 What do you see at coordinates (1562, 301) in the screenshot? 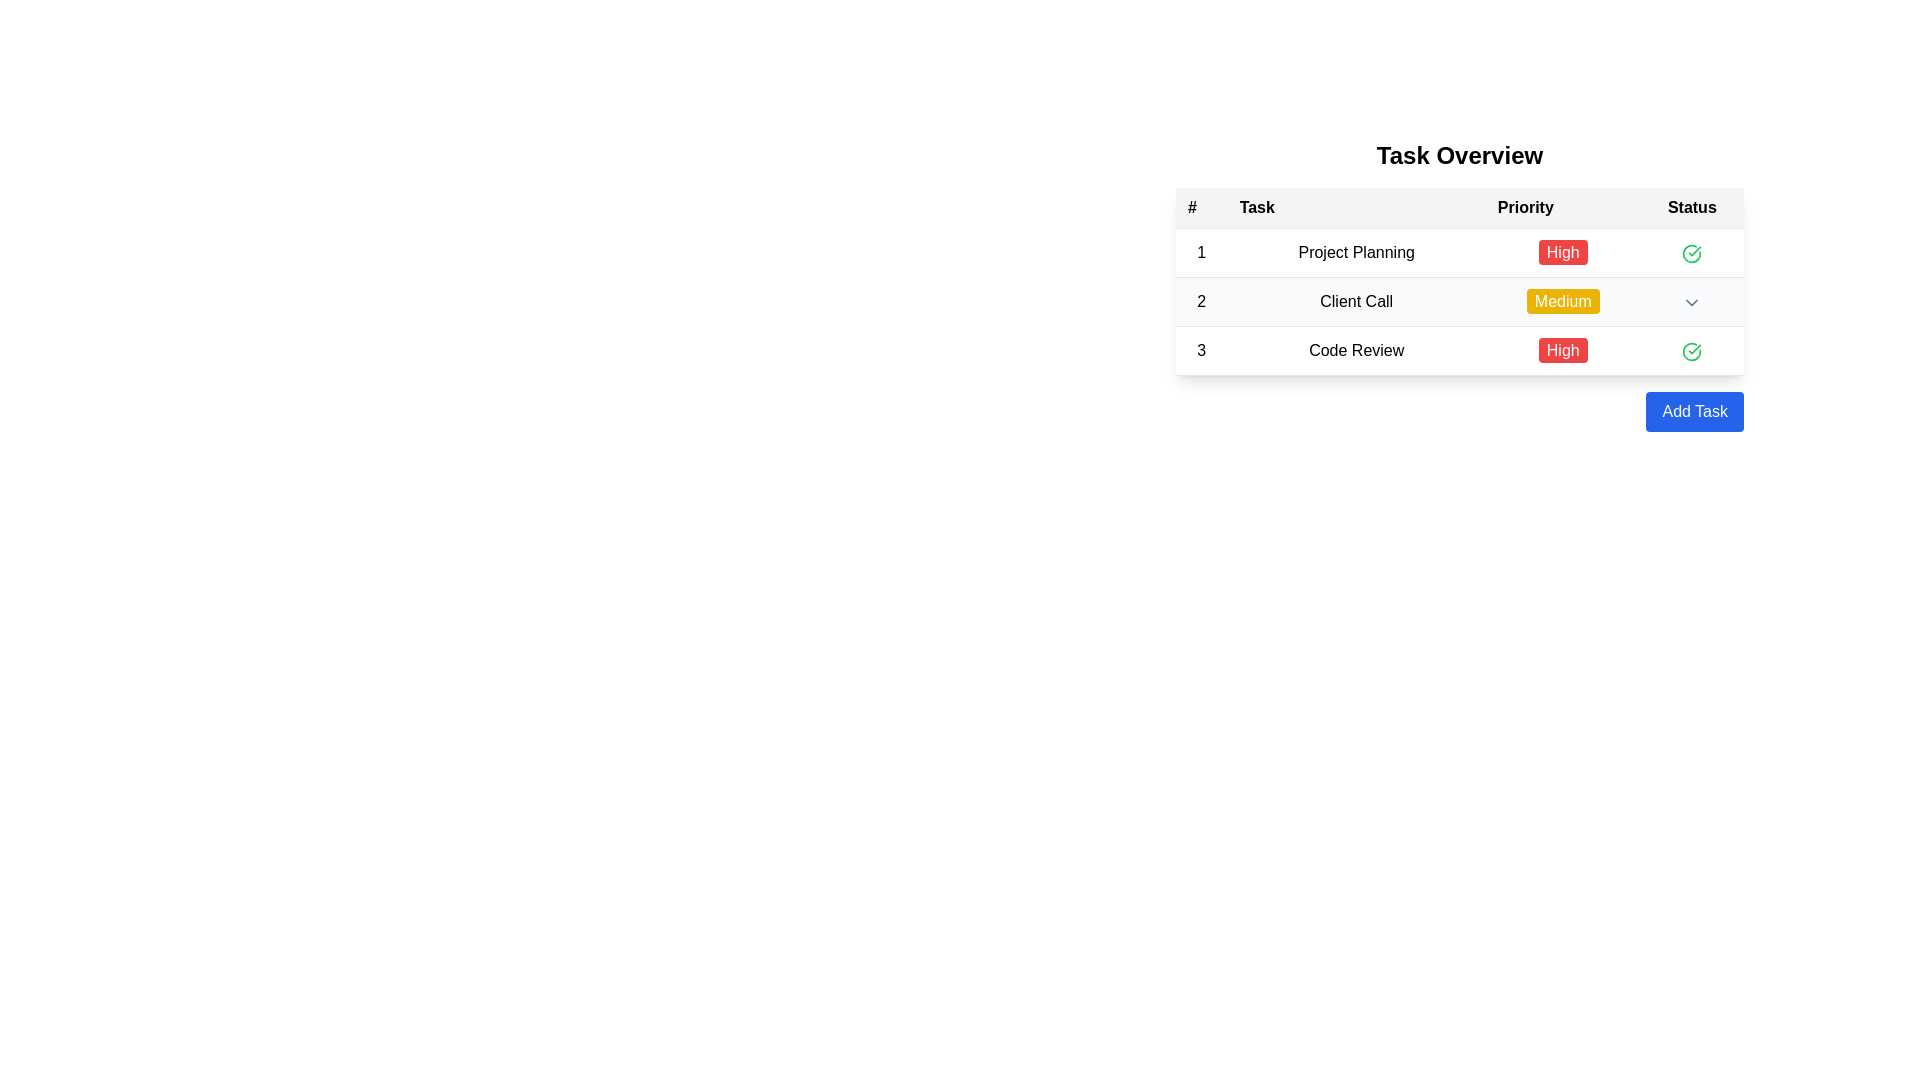
I see `the 'Medium' priority label located in the 'Priority' column of the second row in the task list under 'Task Overview'` at bounding box center [1562, 301].